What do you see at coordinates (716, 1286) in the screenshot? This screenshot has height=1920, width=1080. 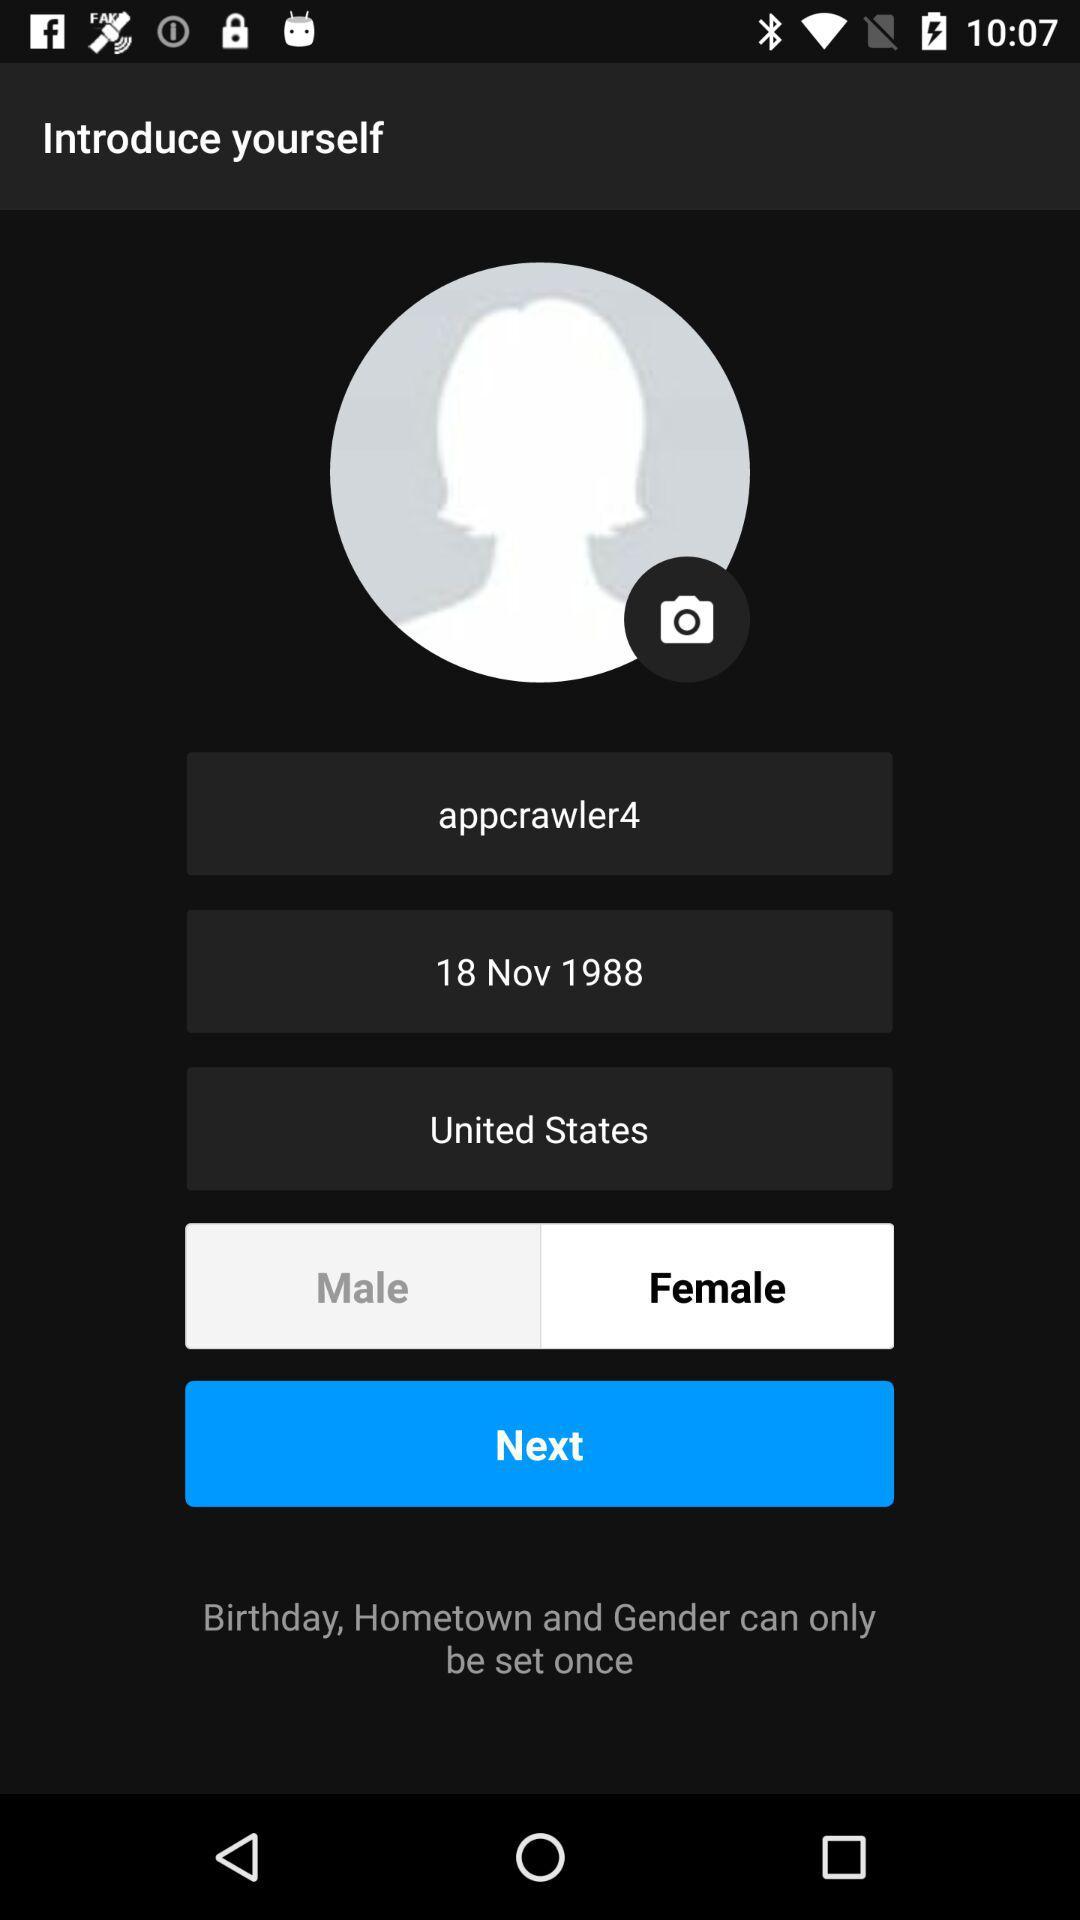 I see `the item below the united states` at bounding box center [716, 1286].